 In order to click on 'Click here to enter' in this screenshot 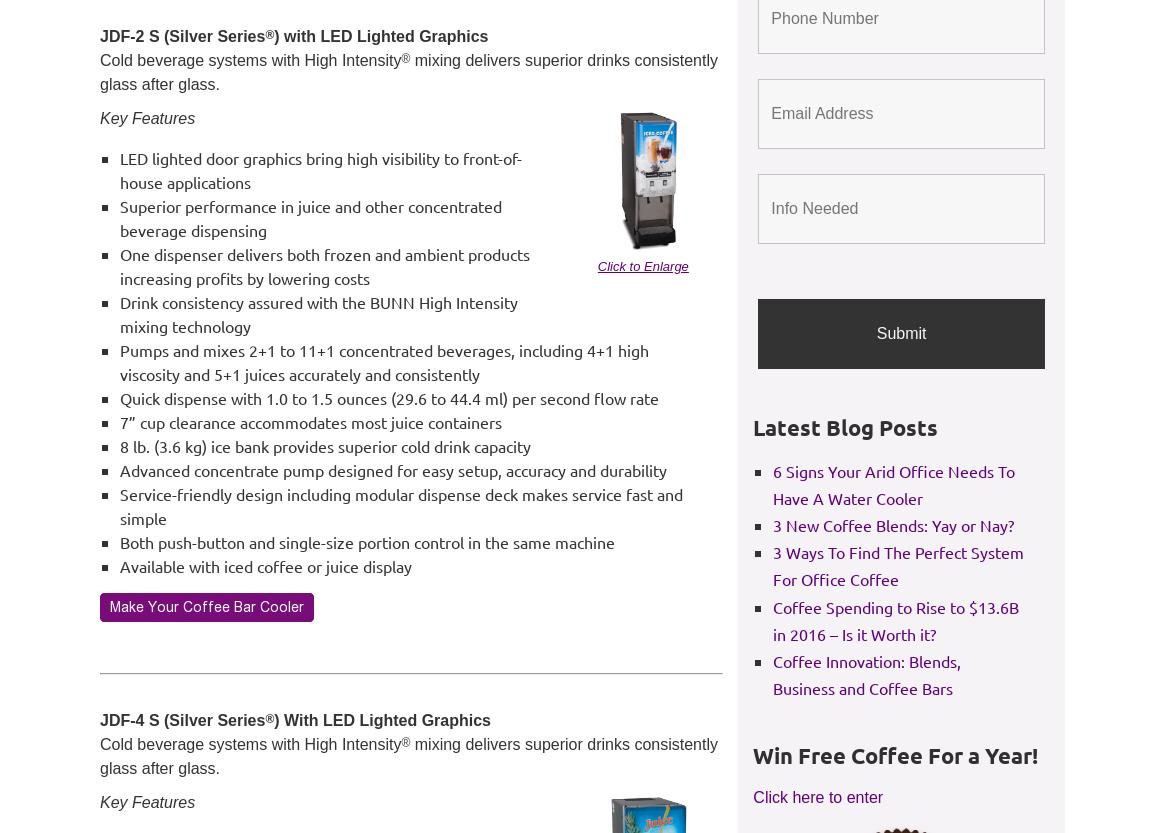, I will do `click(752, 795)`.